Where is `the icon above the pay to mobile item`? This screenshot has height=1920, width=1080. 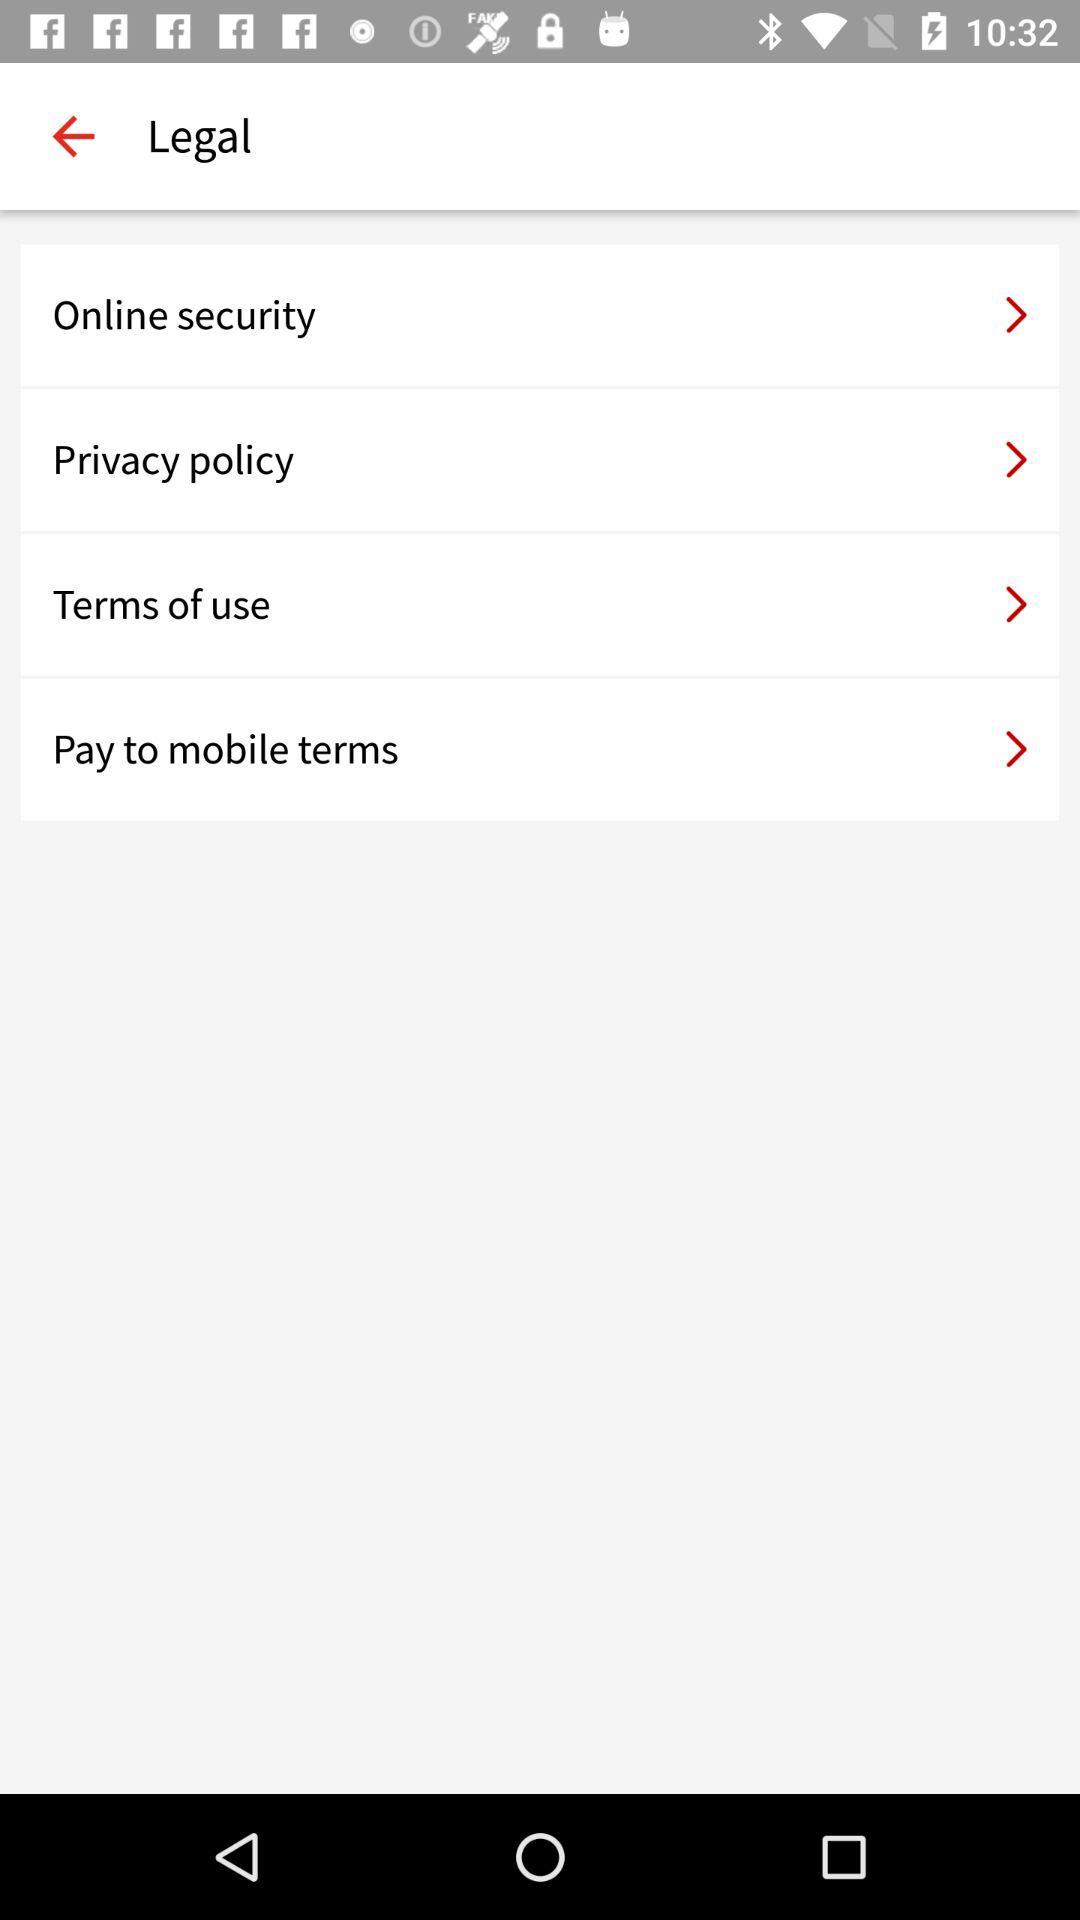 the icon above the pay to mobile item is located at coordinates (540, 603).